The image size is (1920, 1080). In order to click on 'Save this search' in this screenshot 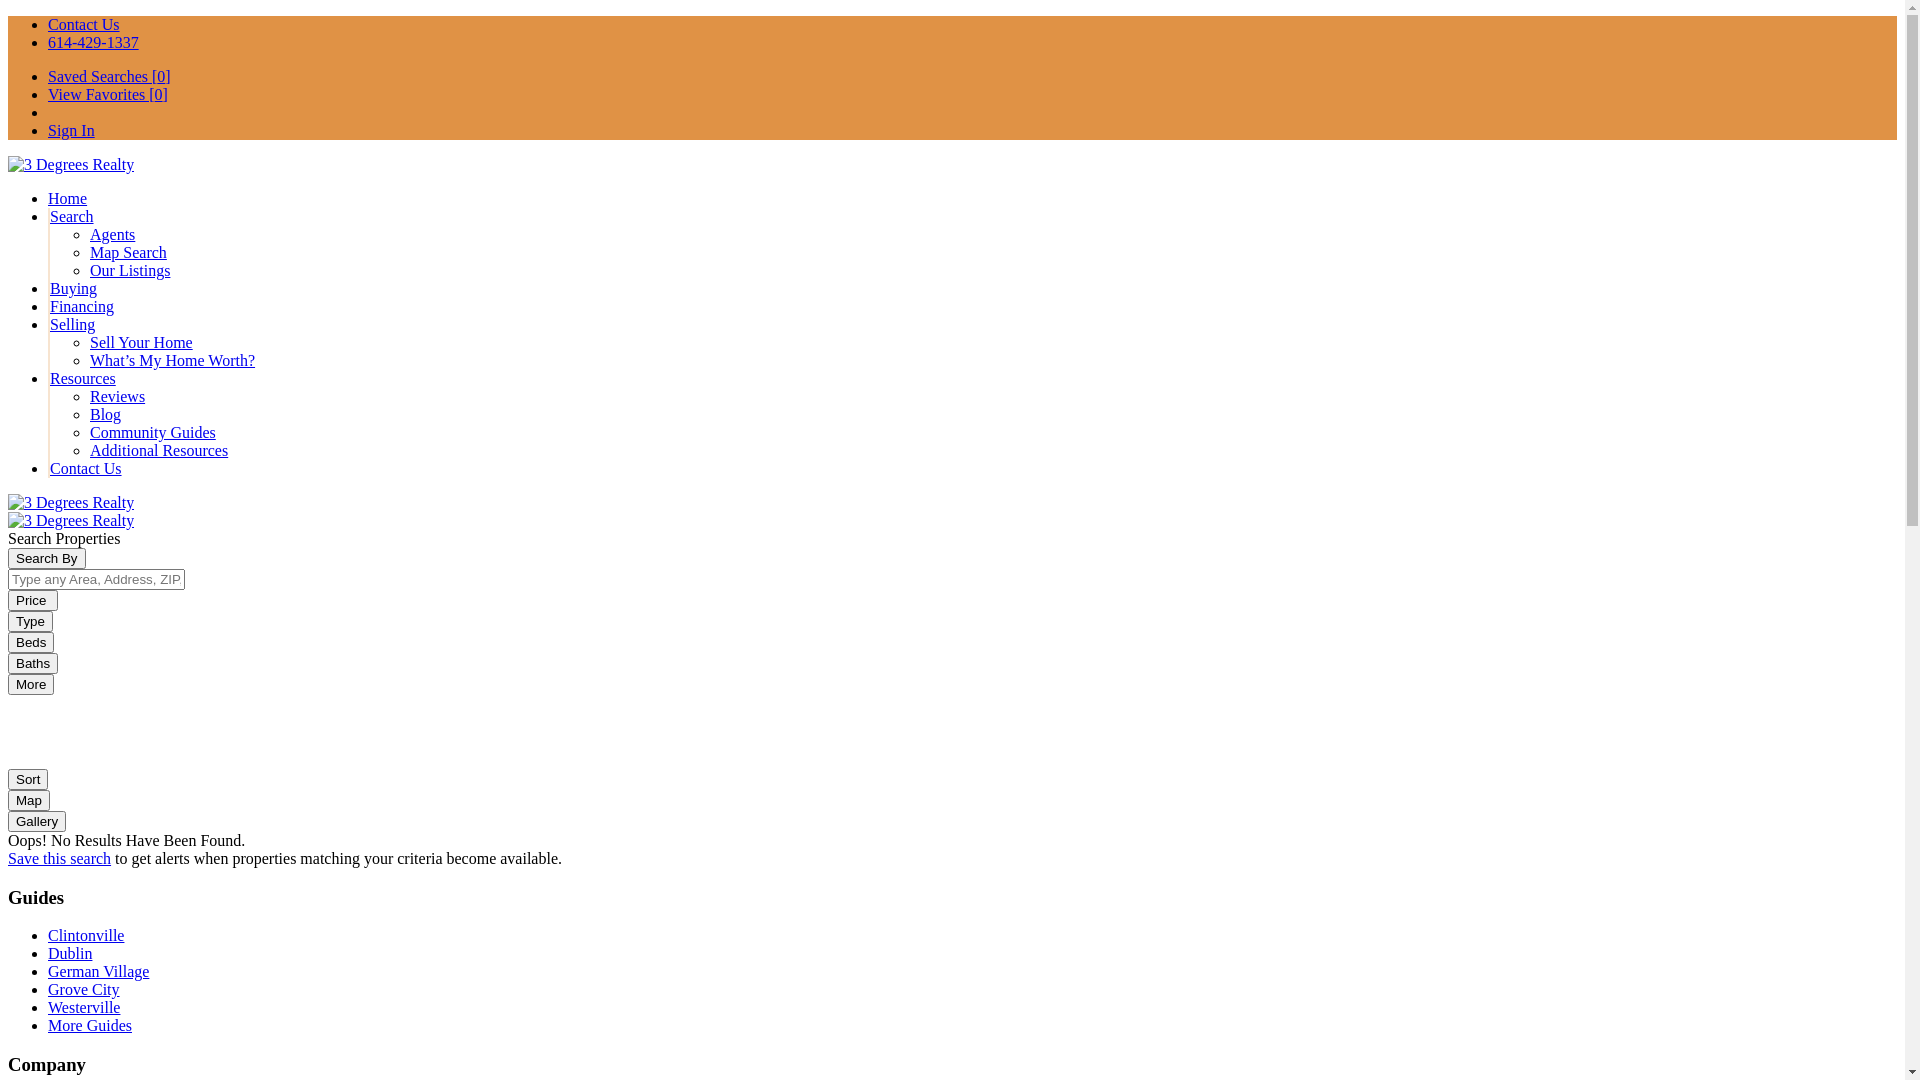, I will do `click(59, 857)`.